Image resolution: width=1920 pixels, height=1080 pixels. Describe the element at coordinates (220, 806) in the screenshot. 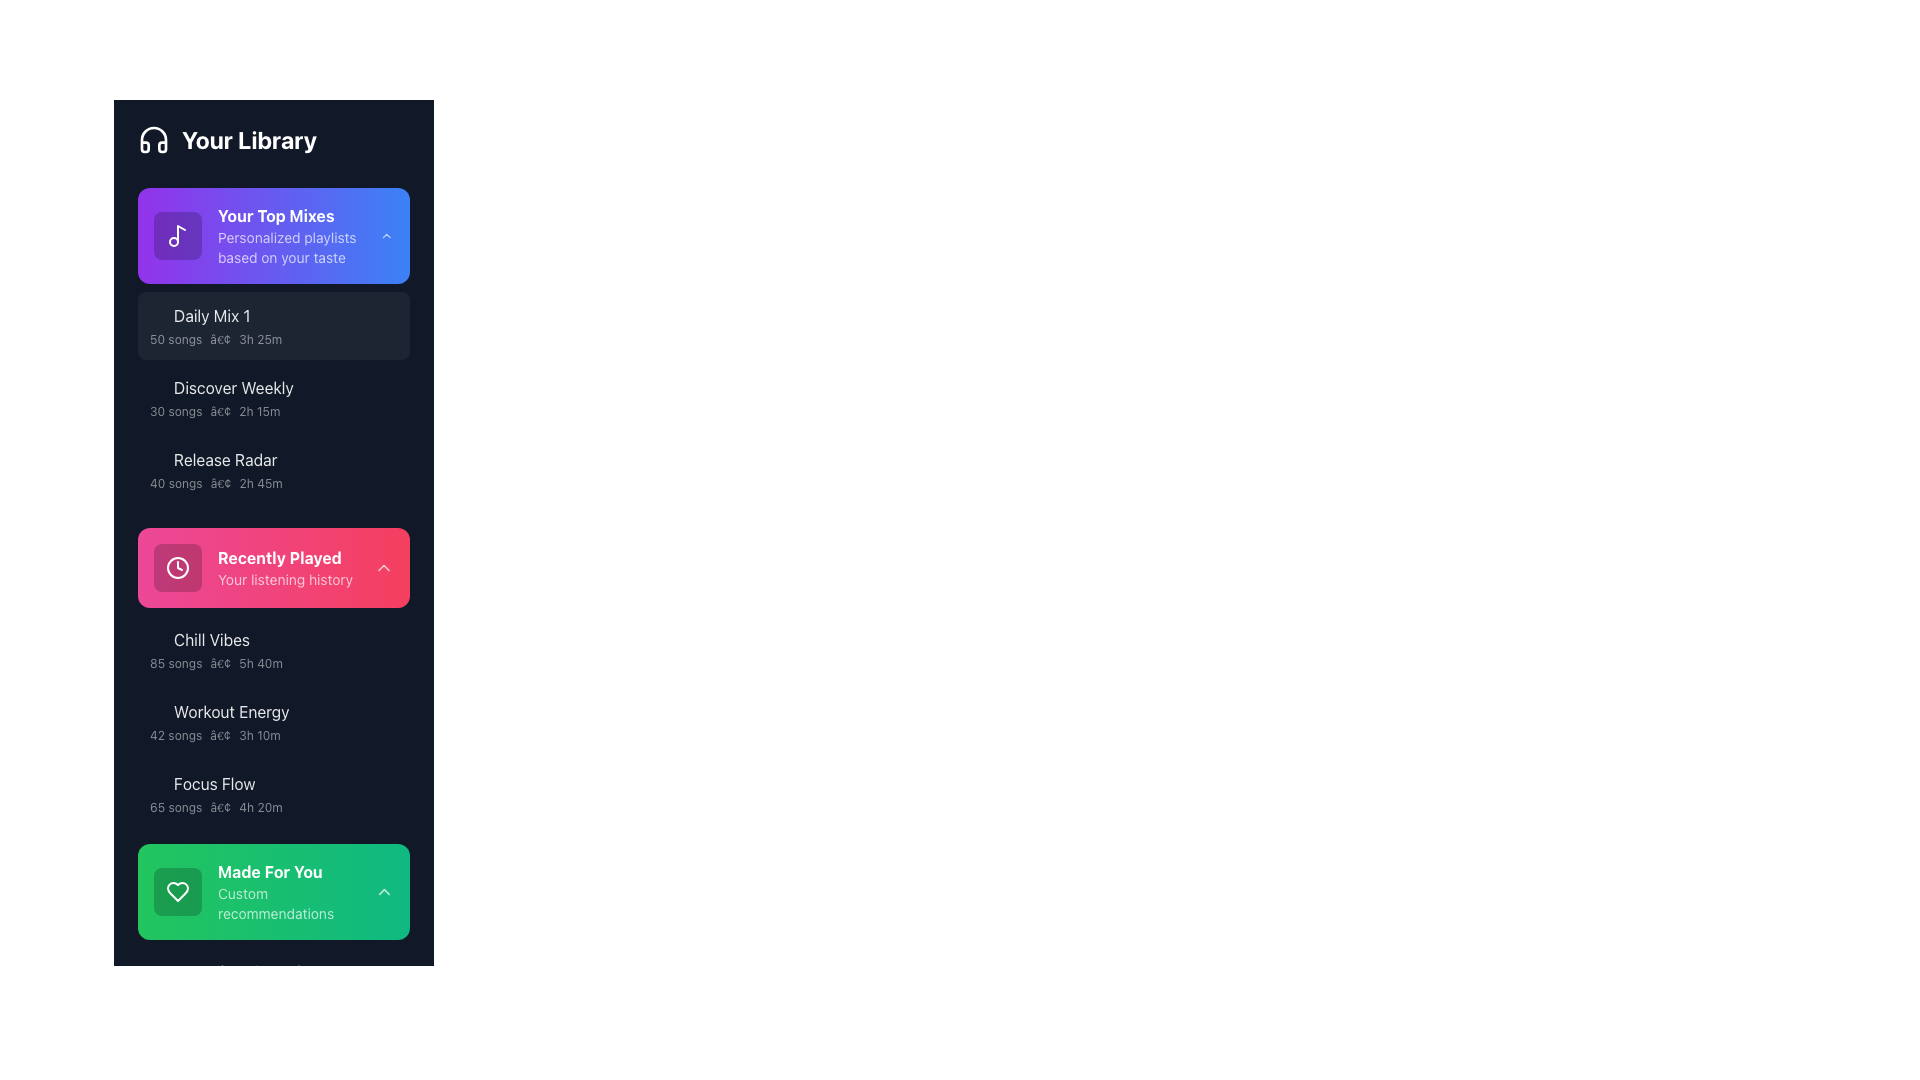

I see `the textual symbol element that serves as a separator between '65 songs' and '4h 20m'` at that location.